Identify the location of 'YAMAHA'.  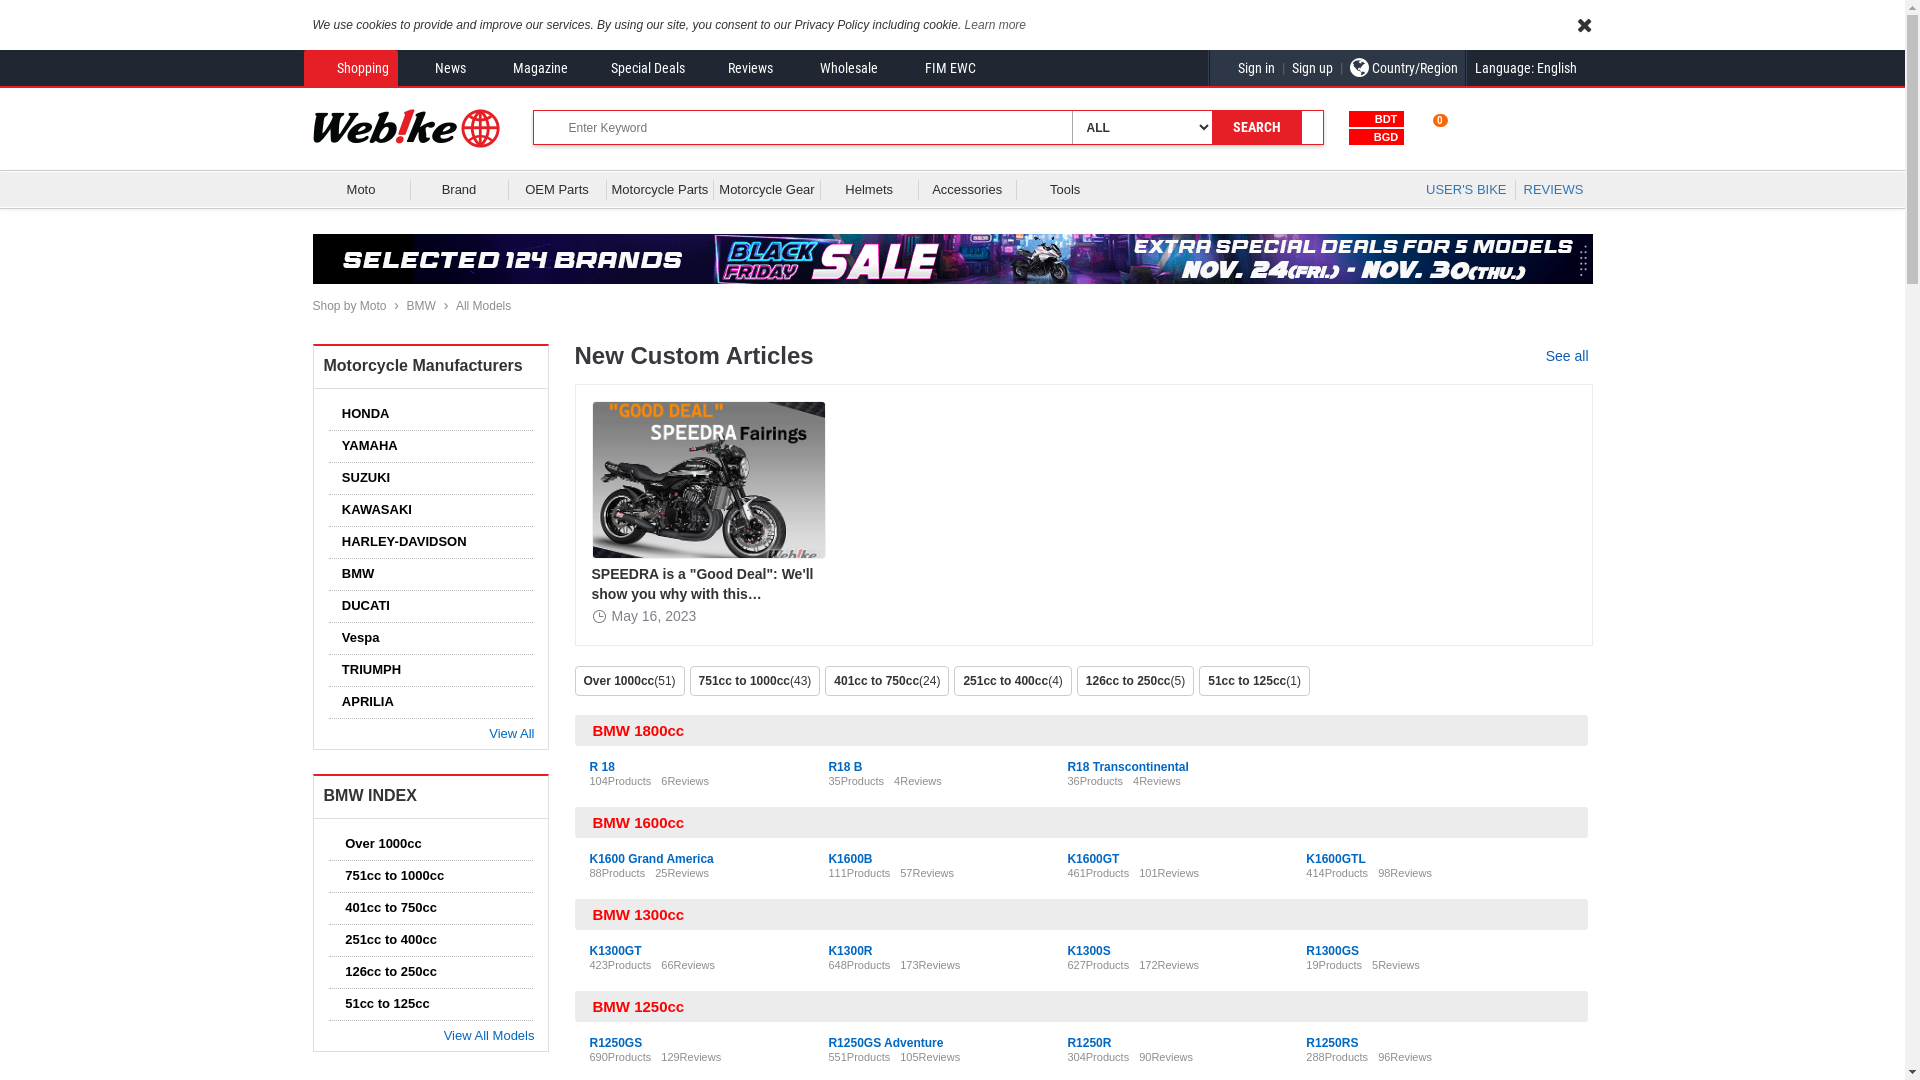
(364, 444).